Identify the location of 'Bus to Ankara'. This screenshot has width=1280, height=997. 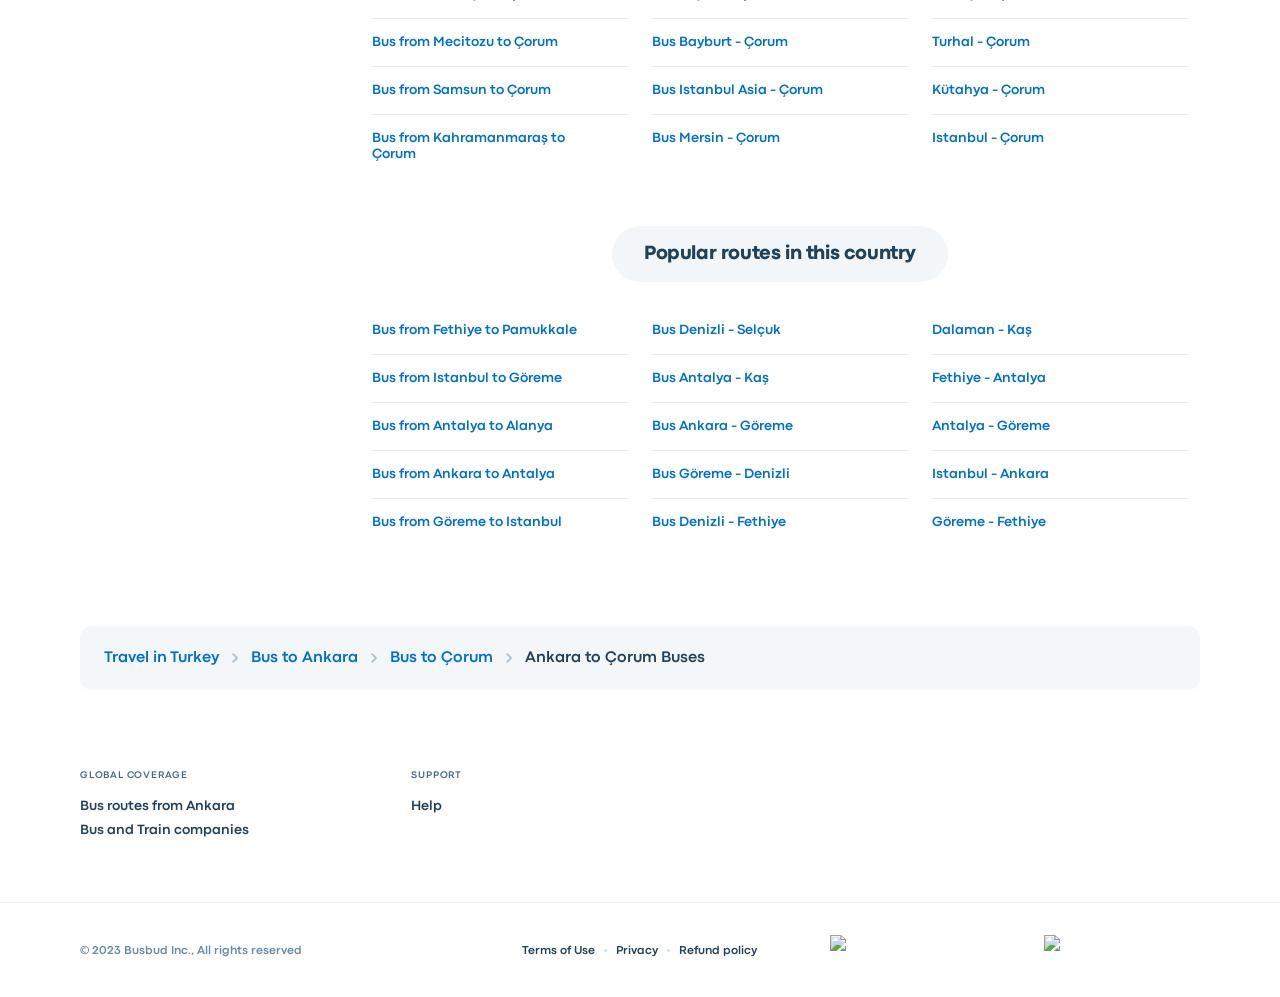
(303, 657).